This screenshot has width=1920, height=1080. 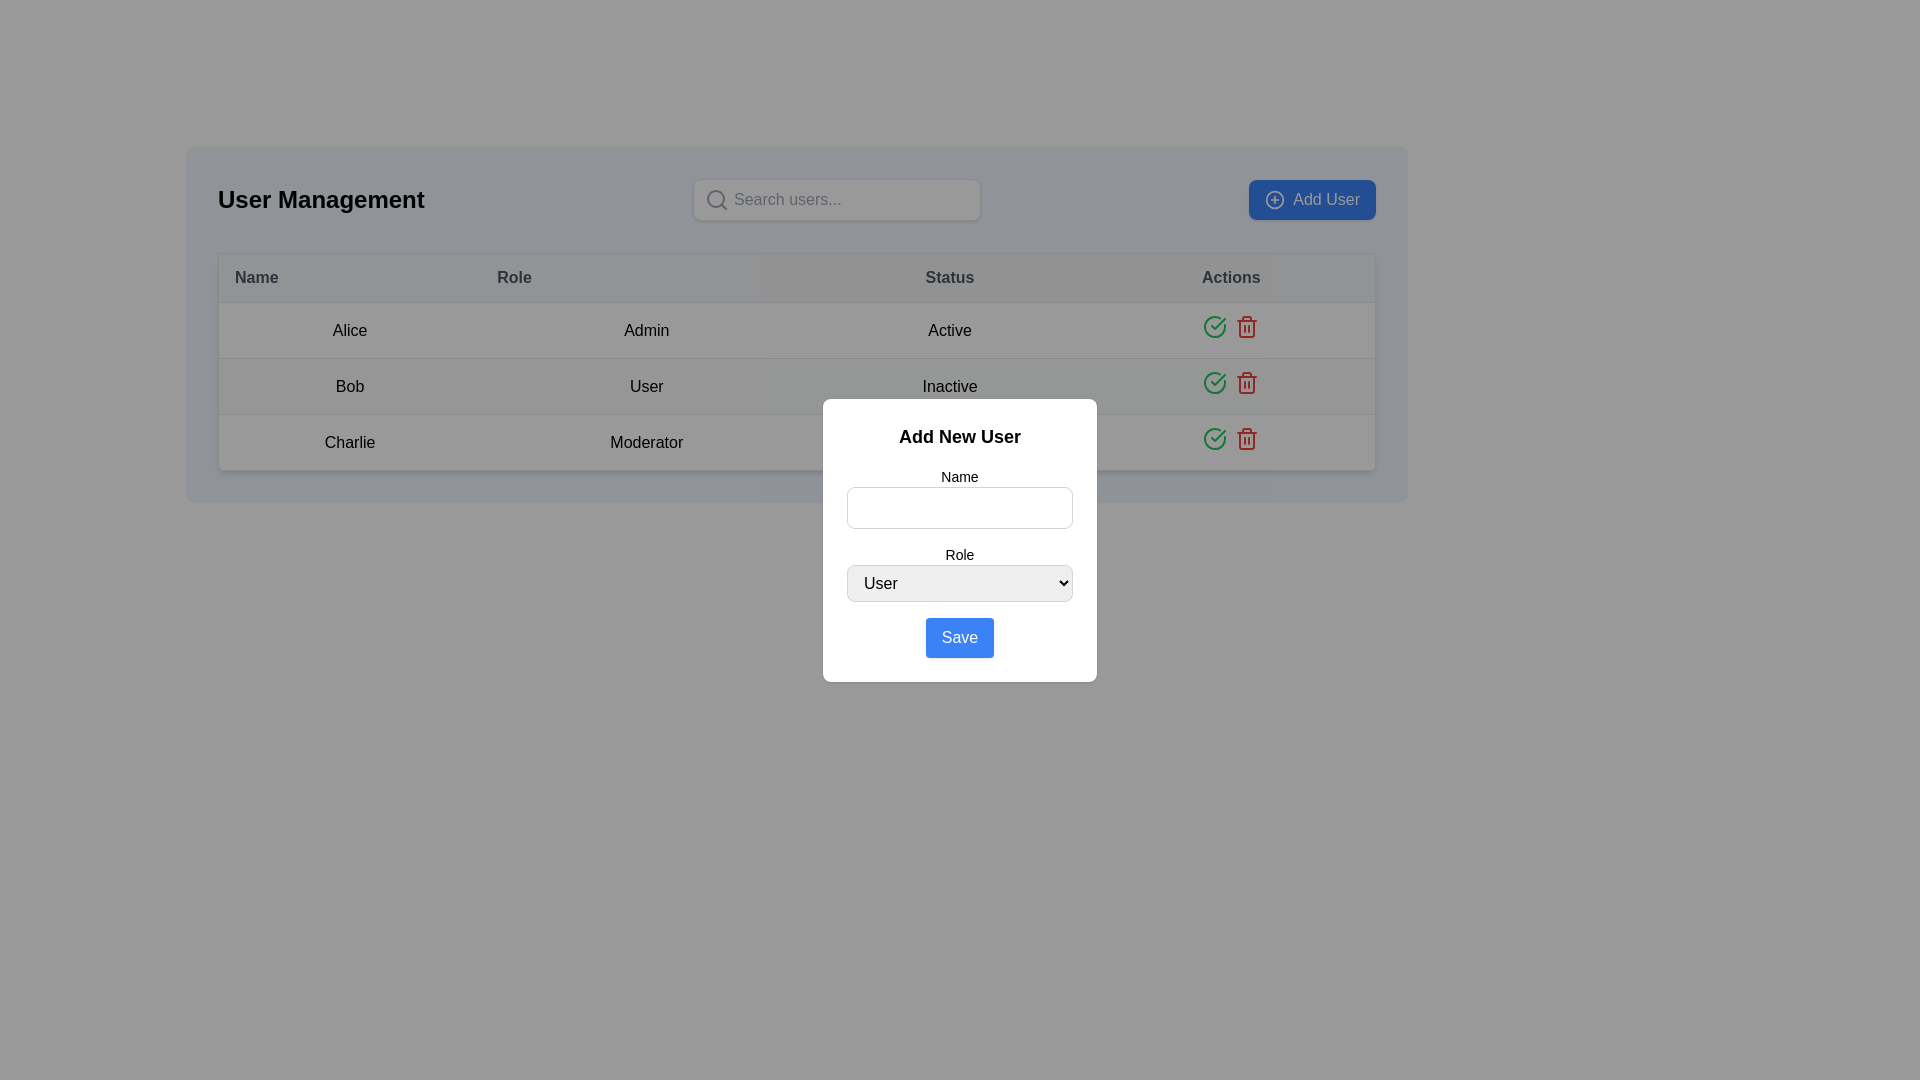 What do you see at coordinates (349, 441) in the screenshot?
I see `text displayed in the user's name field located in the third row of the 'Name' column in the user management table` at bounding box center [349, 441].